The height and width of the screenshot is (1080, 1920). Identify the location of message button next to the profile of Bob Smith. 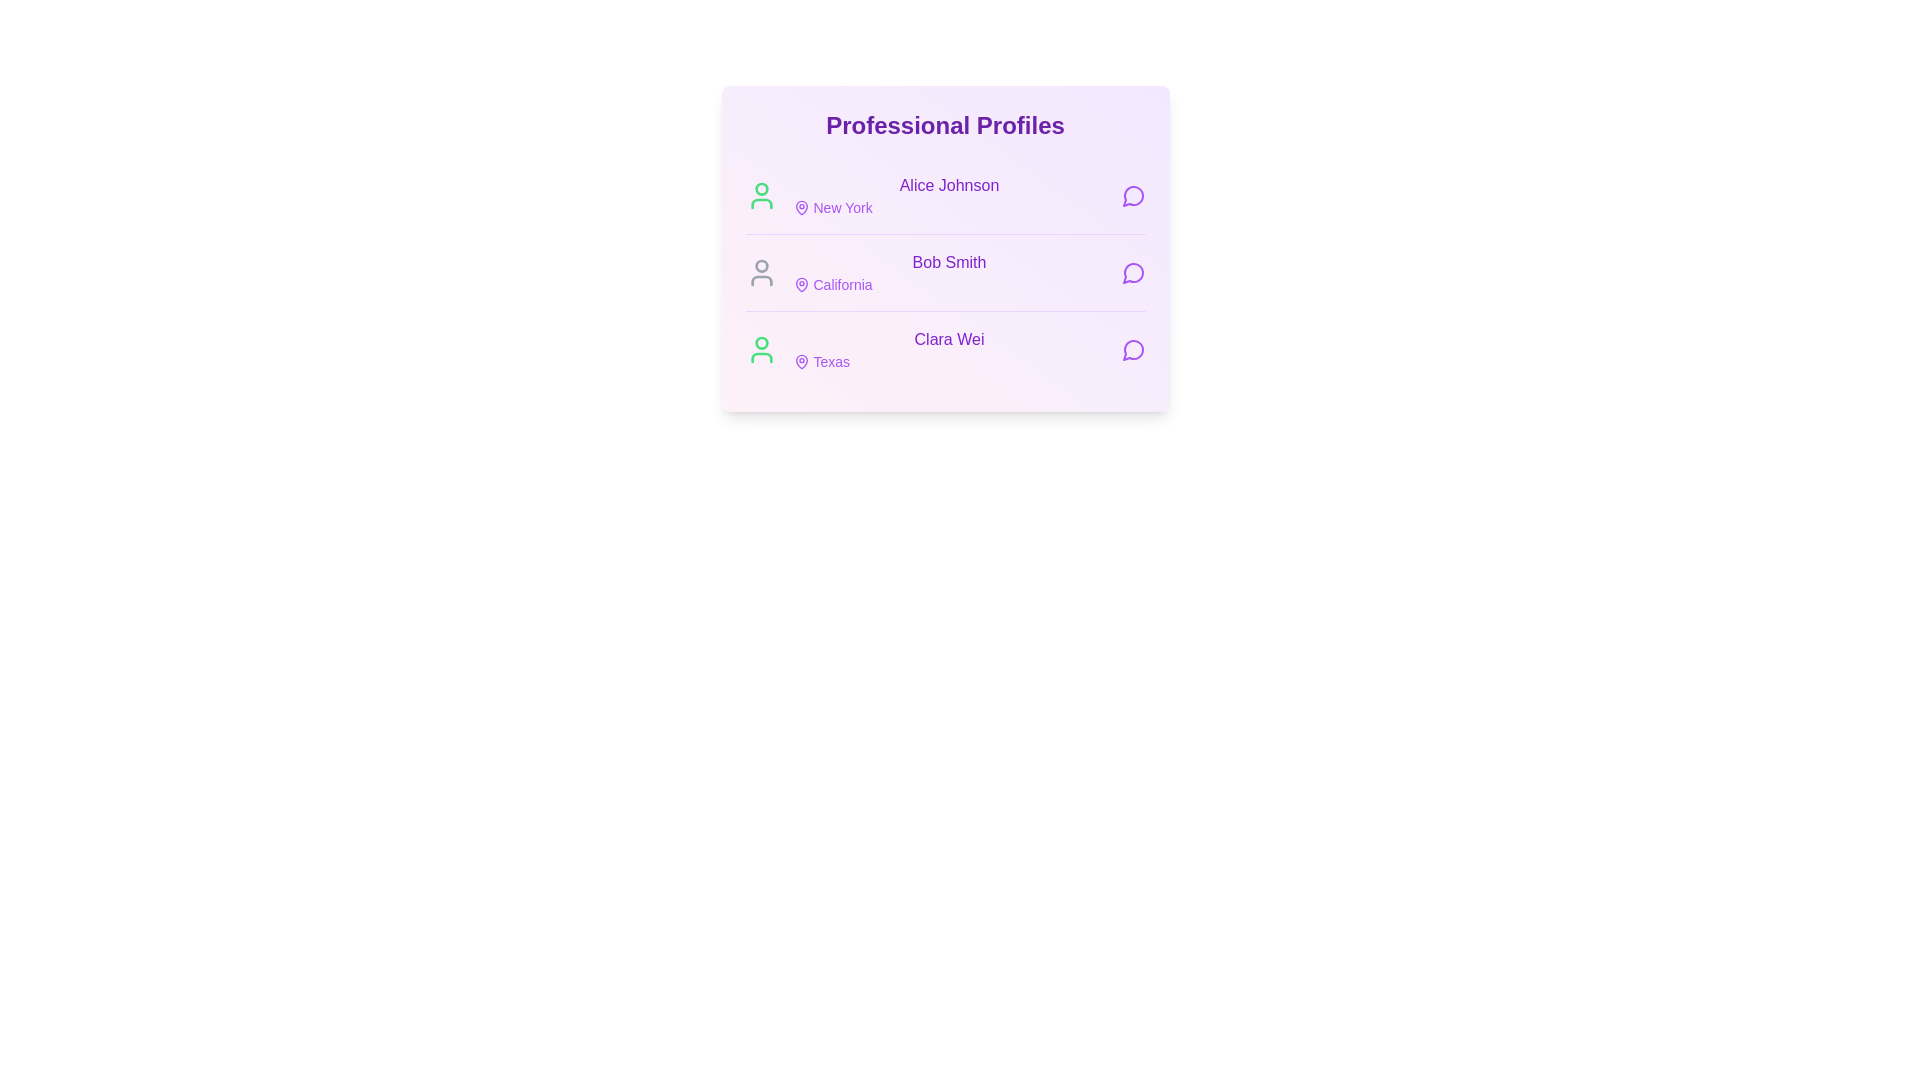
(1133, 273).